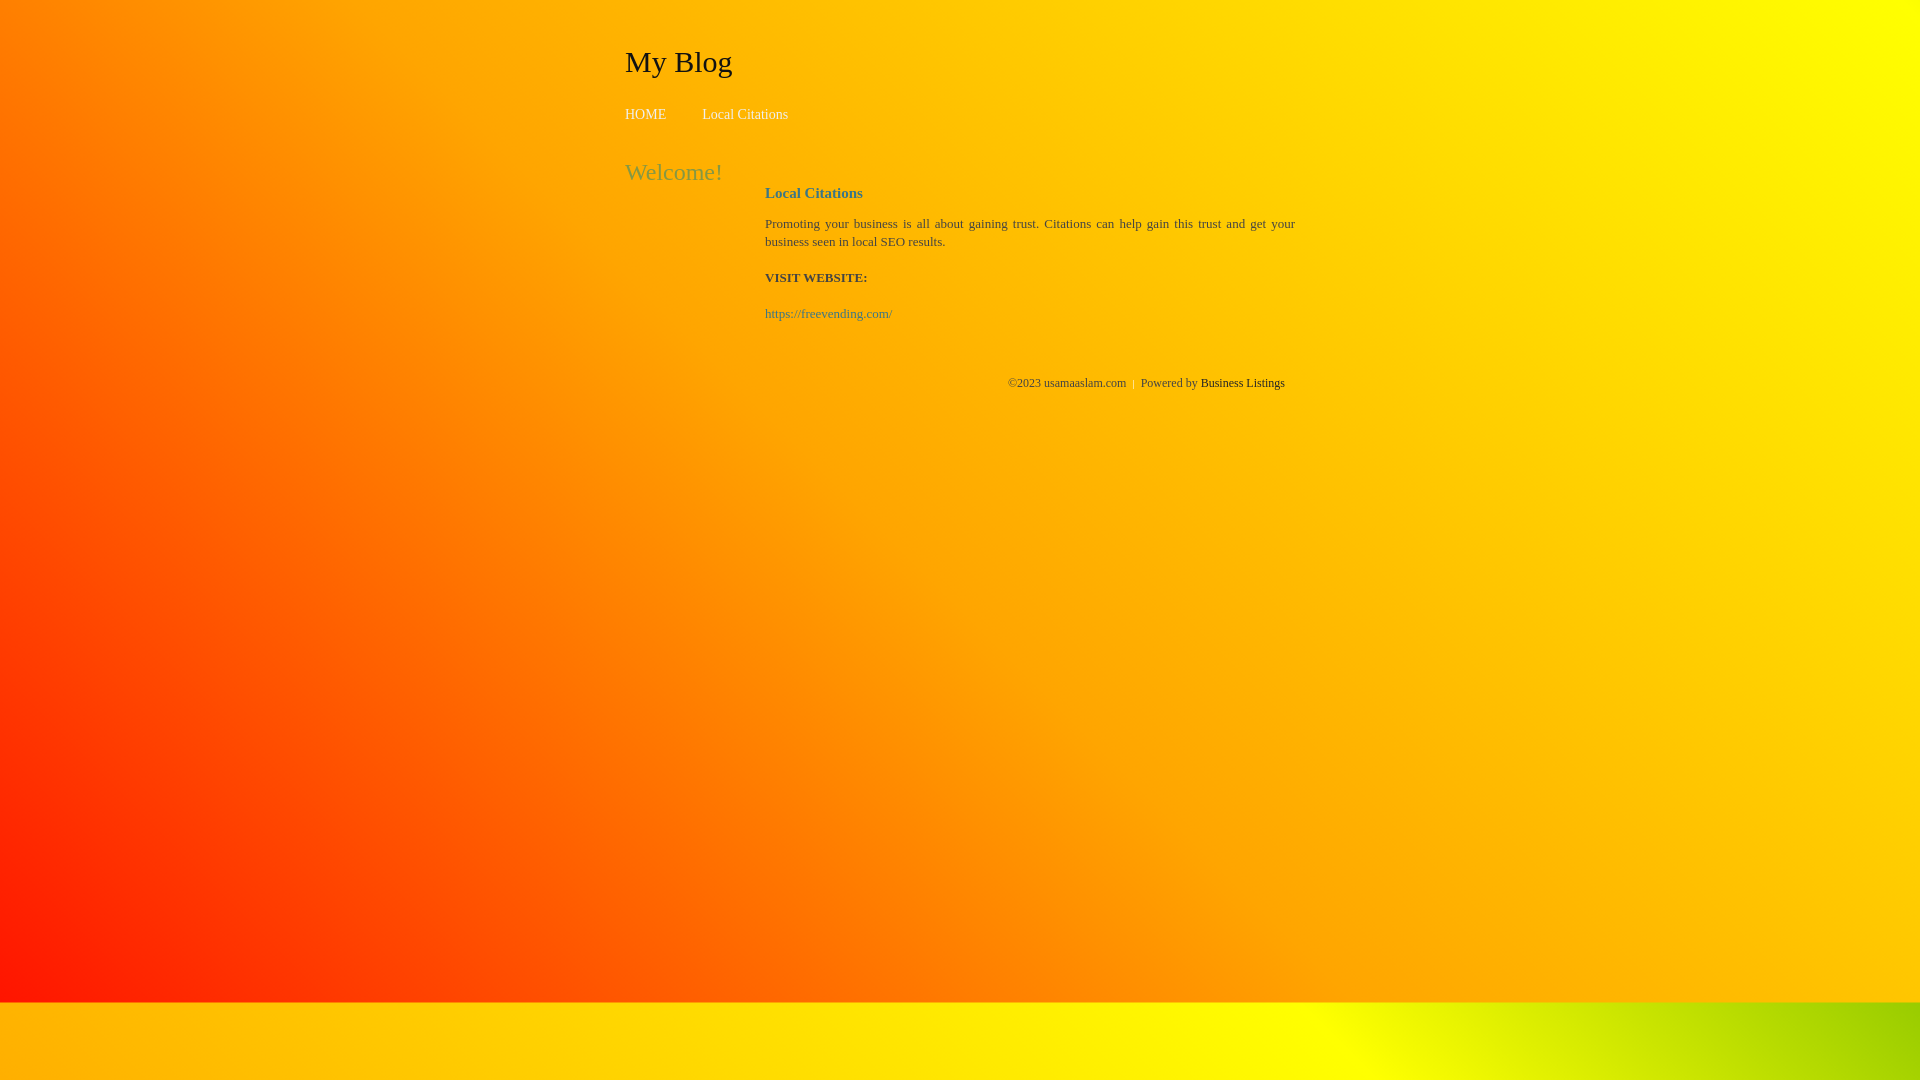  Describe the element at coordinates (623, 114) in the screenshot. I see `'HOME'` at that location.